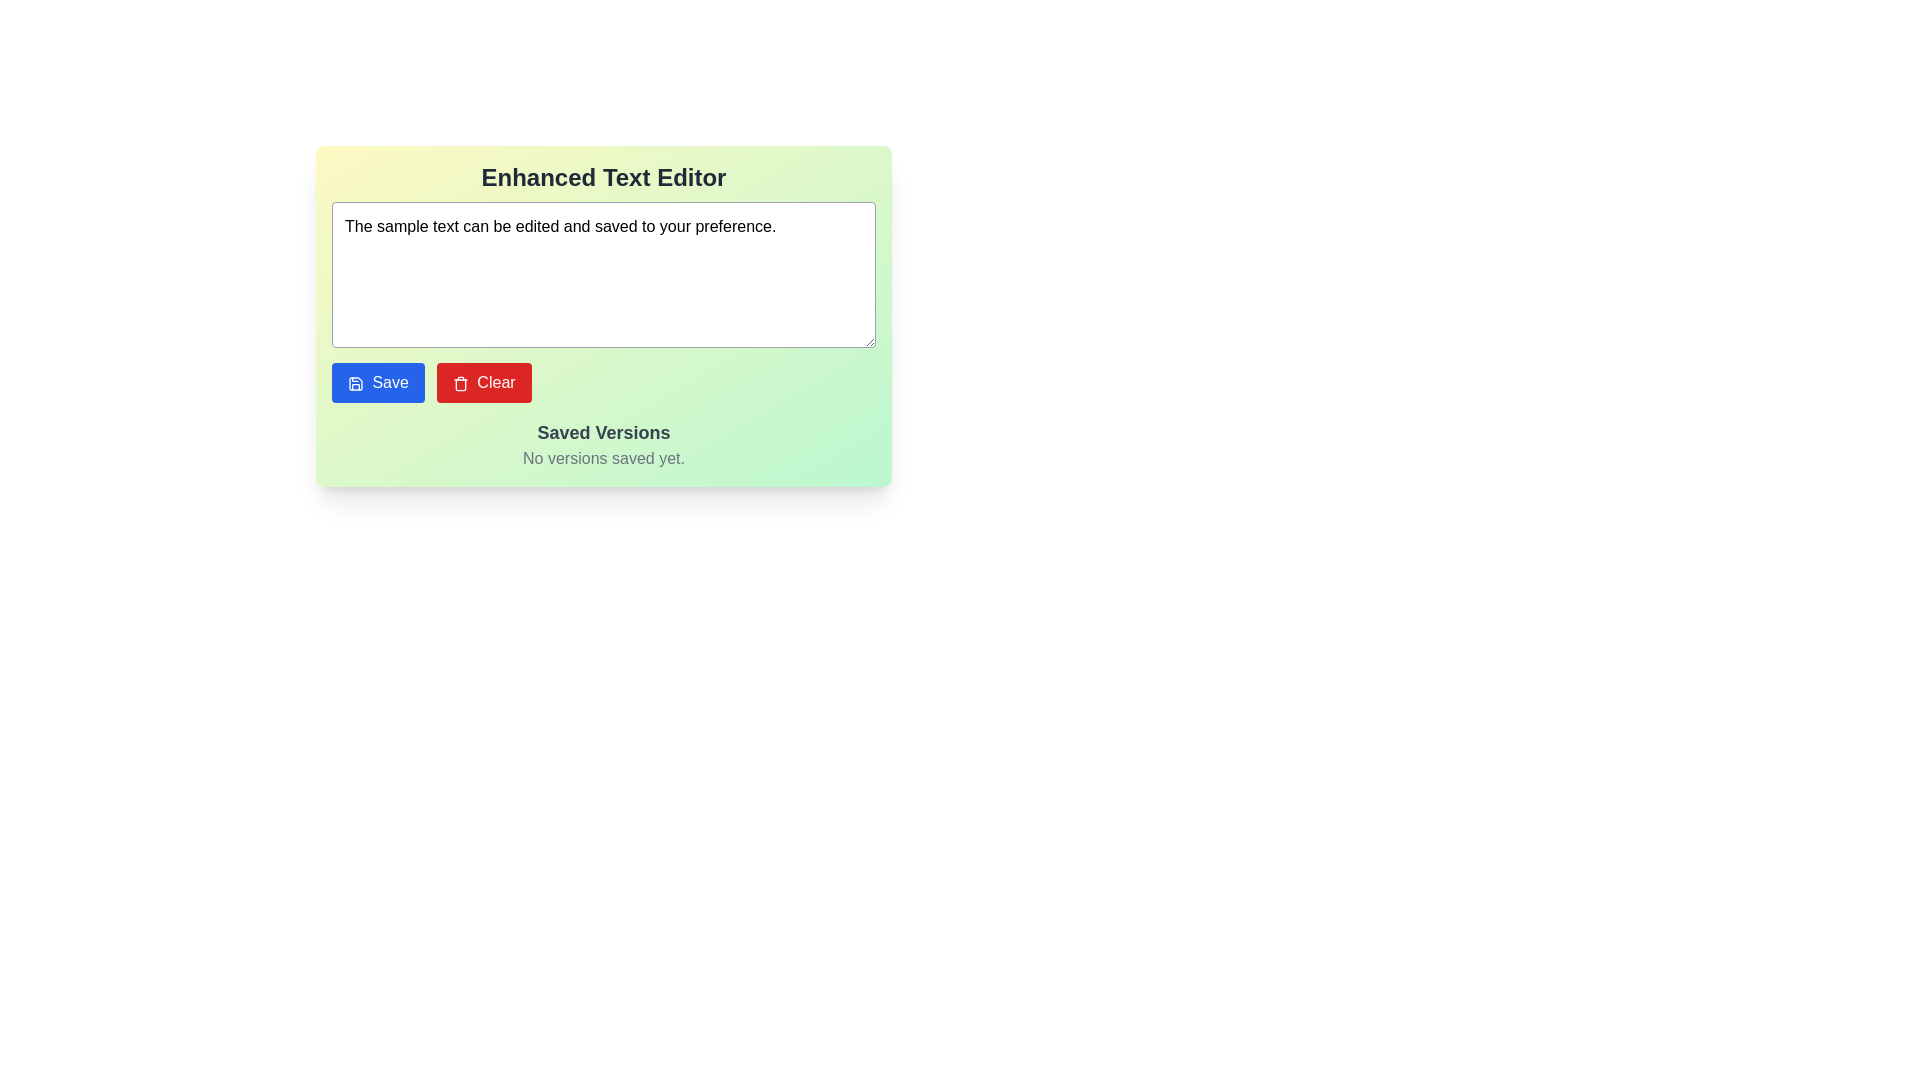 This screenshot has width=1920, height=1080. Describe the element at coordinates (484, 382) in the screenshot. I see `the clear button located below the text input area, which is the second button in a group to the right of the 'Save' button with a blue background, to clear the text input` at that location.